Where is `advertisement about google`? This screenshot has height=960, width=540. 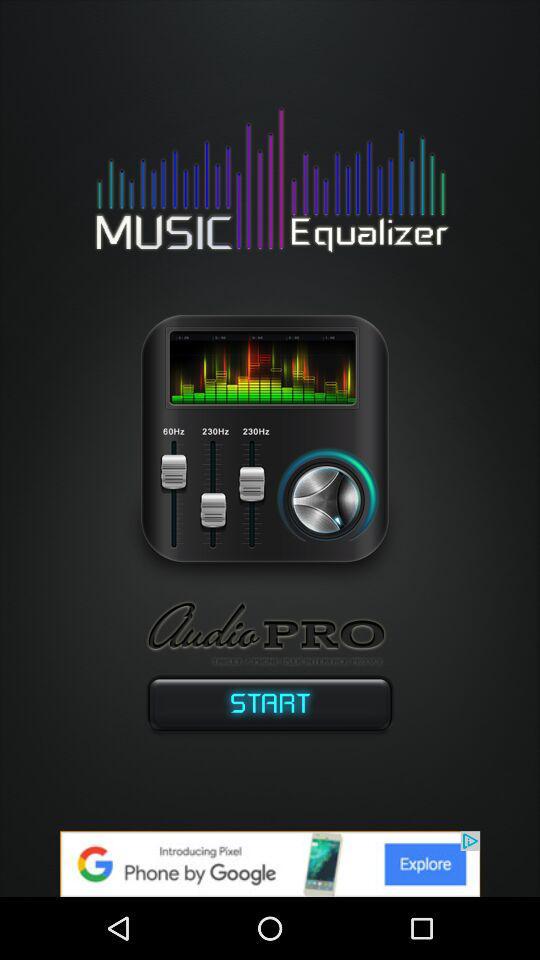 advertisement about google is located at coordinates (270, 863).